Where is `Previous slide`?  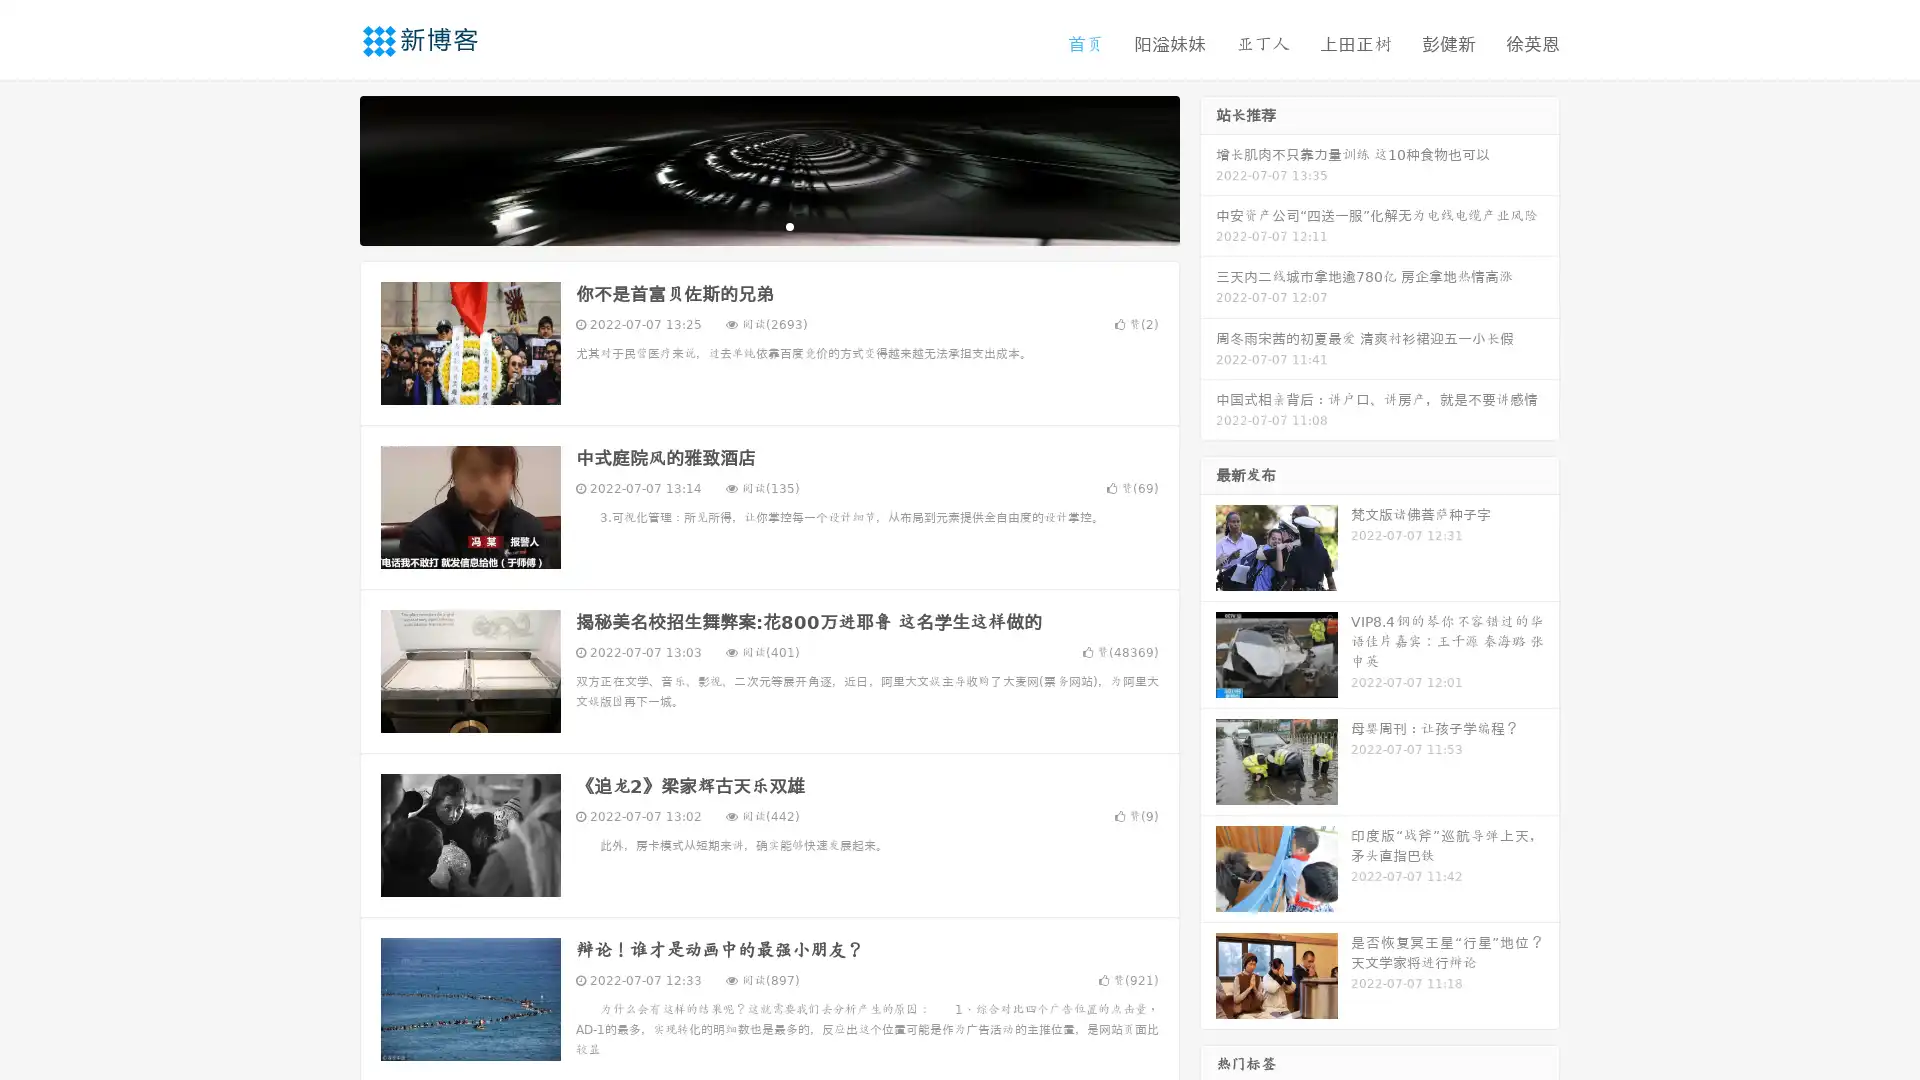 Previous slide is located at coordinates (330, 168).